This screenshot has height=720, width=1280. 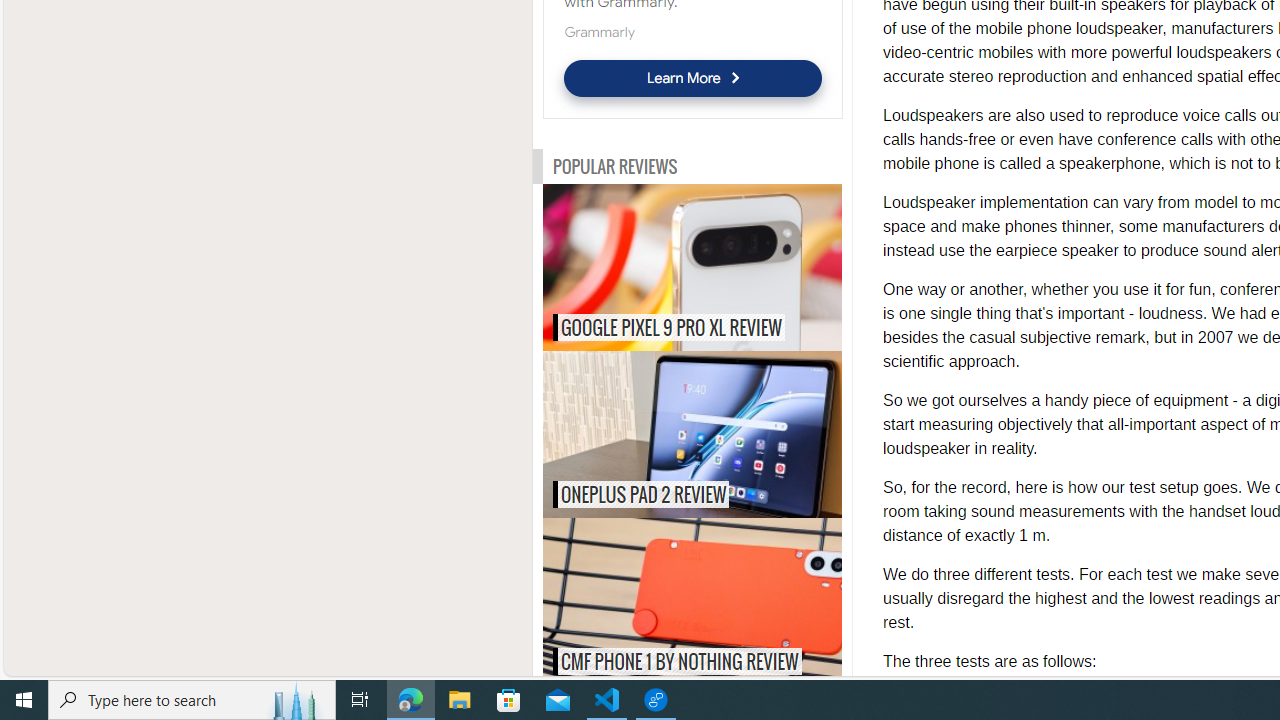 What do you see at coordinates (733, 266) in the screenshot?
I see `'Google Pixel 9 Pro XL review'` at bounding box center [733, 266].